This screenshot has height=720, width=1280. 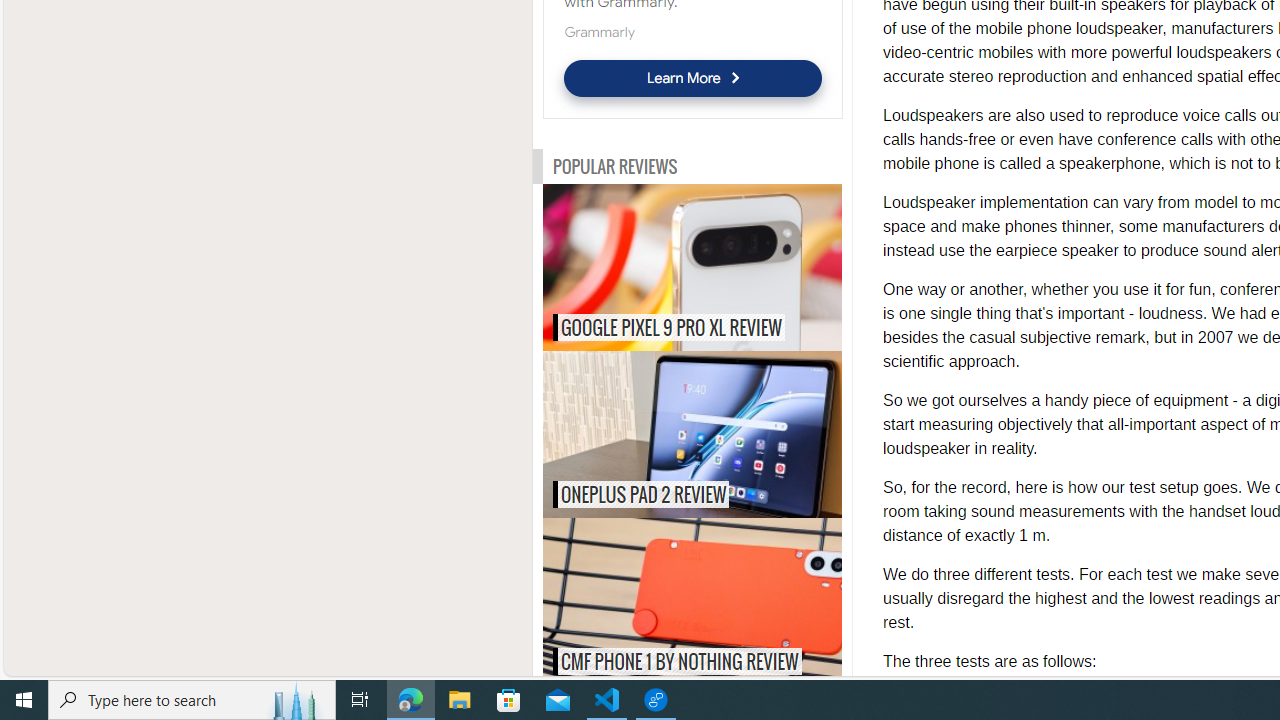 What do you see at coordinates (733, 266) in the screenshot?
I see `'Google Pixel 9 Pro XL review'` at bounding box center [733, 266].